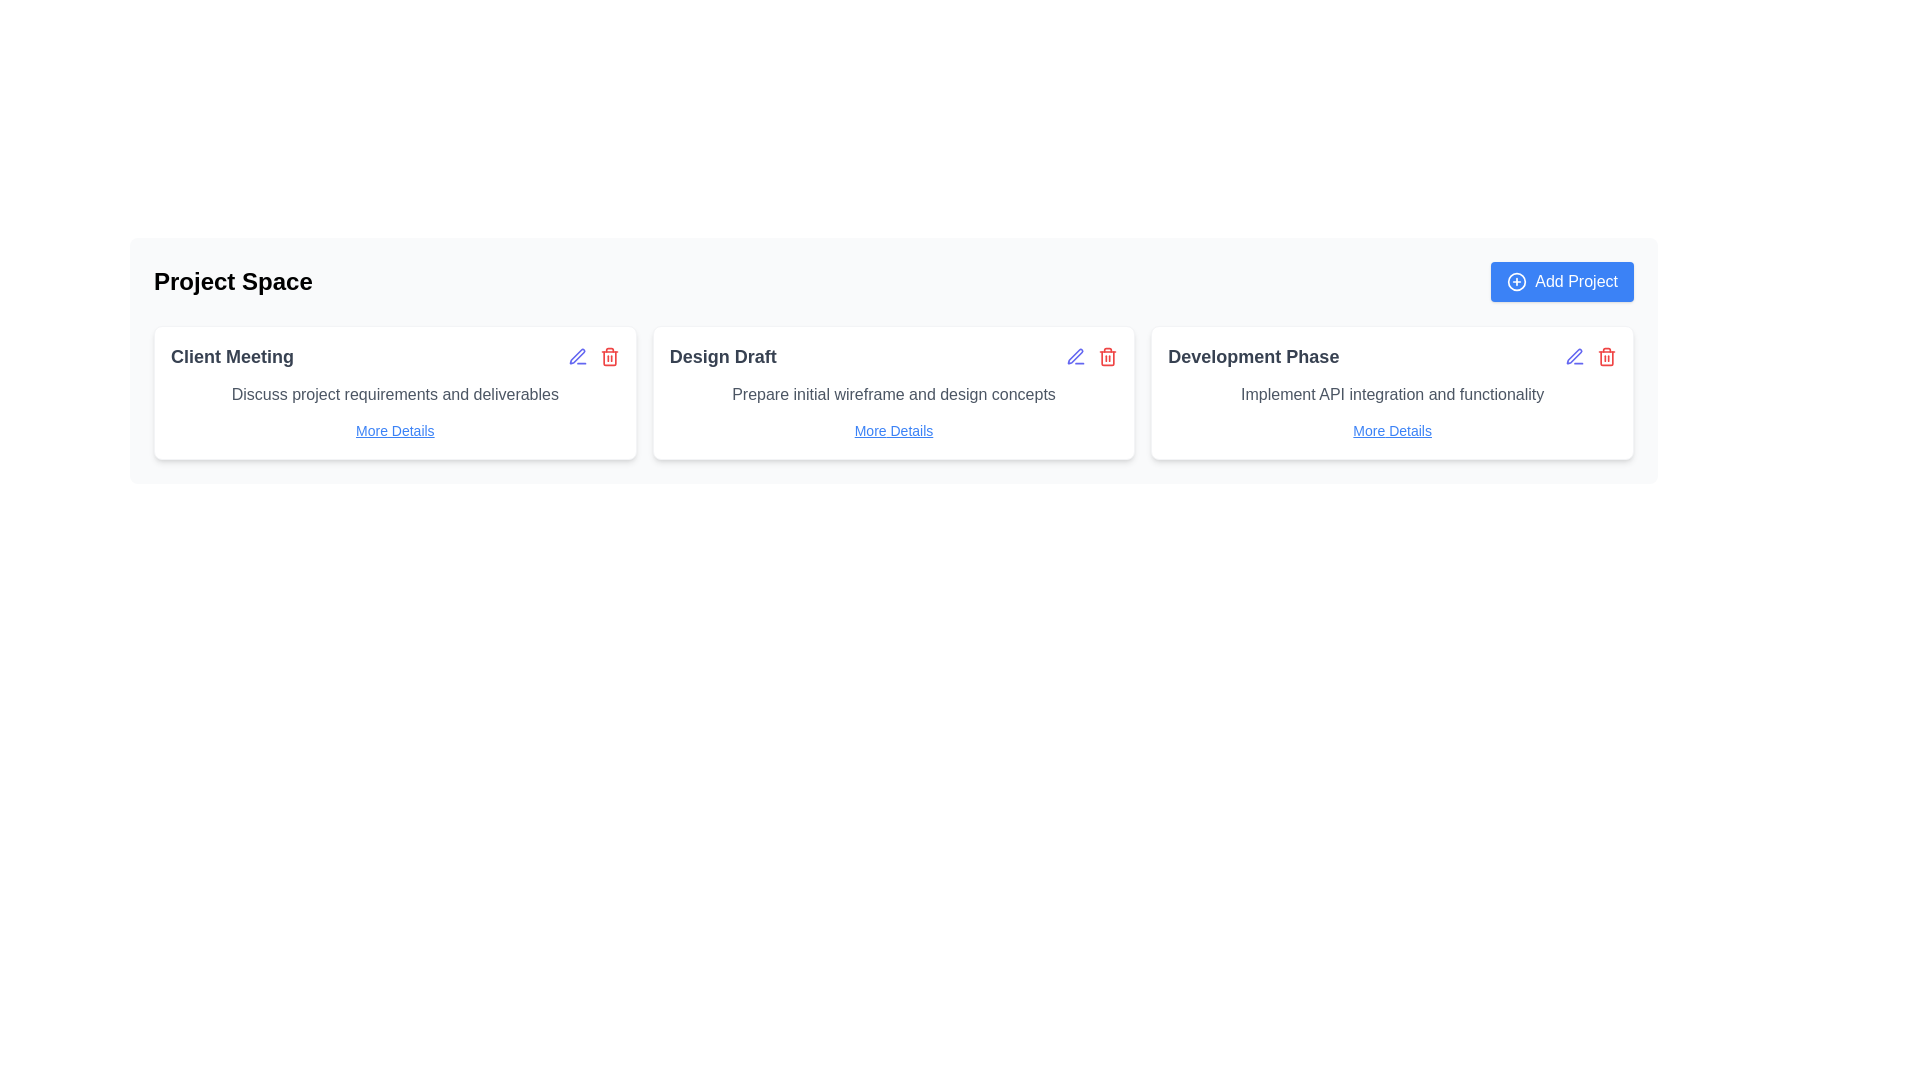 The width and height of the screenshot is (1920, 1080). I want to click on text content of the 'Design Draft' label which is displayed in a larger, bold, dark gray font at the top center of the second card in a horizontal list of three cards, so click(722, 356).